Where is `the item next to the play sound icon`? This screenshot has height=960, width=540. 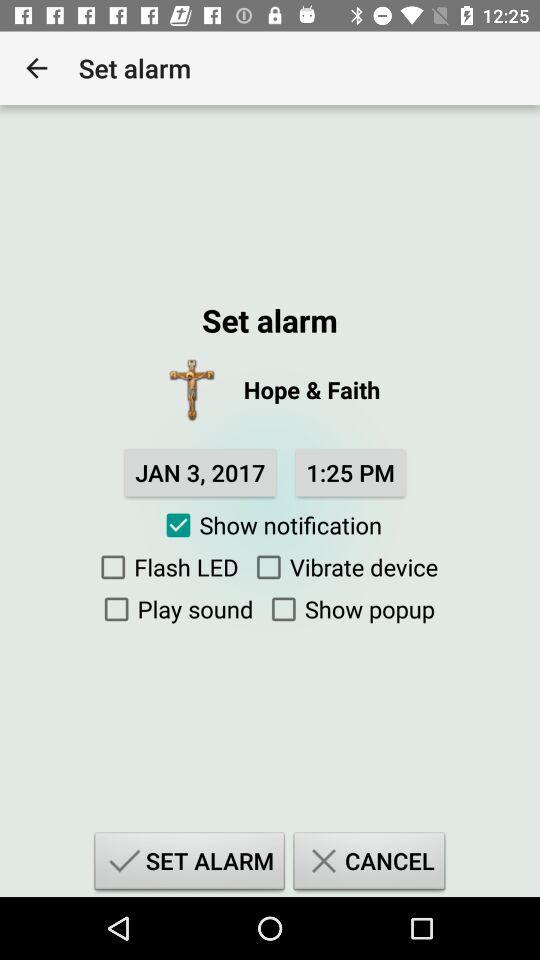 the item next to the play sound icon is located at coordinates (347, 608).